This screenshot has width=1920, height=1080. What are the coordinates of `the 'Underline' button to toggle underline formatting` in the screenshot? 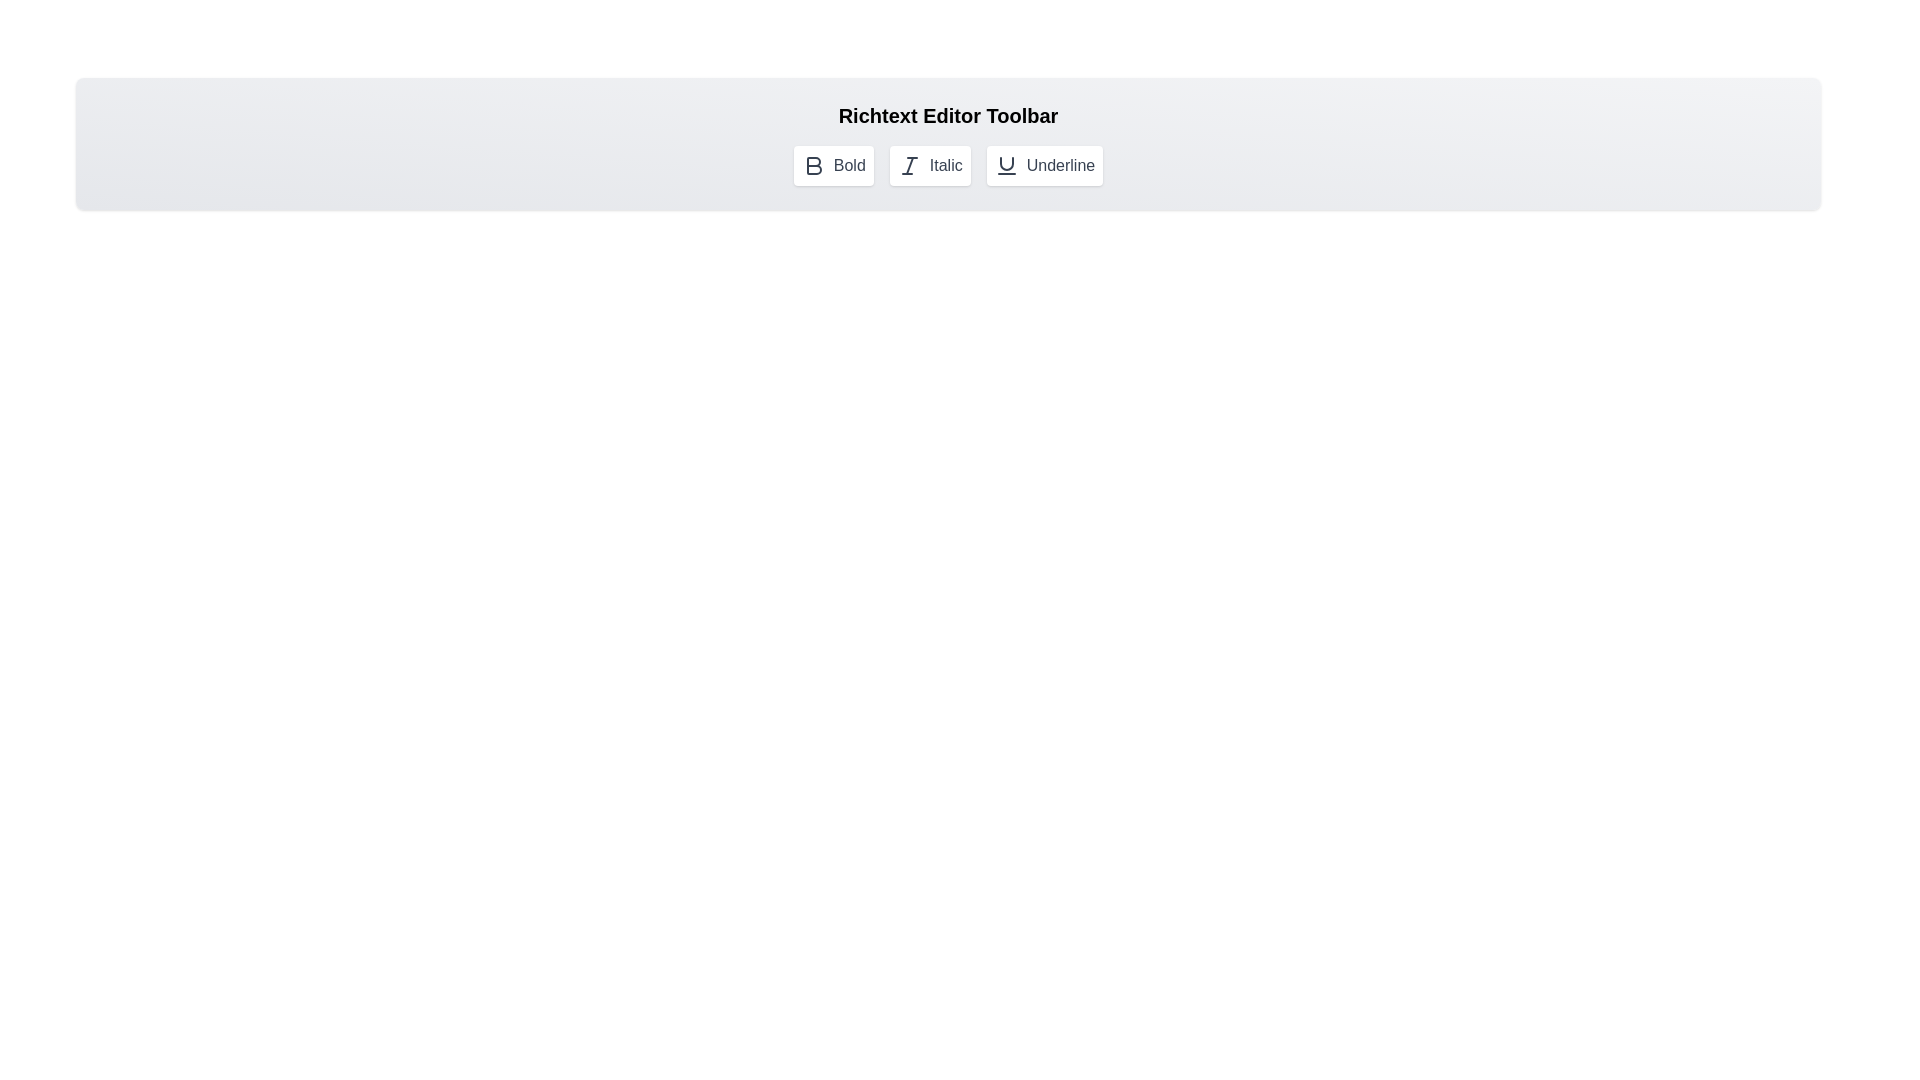 It's located at (1044, 164).